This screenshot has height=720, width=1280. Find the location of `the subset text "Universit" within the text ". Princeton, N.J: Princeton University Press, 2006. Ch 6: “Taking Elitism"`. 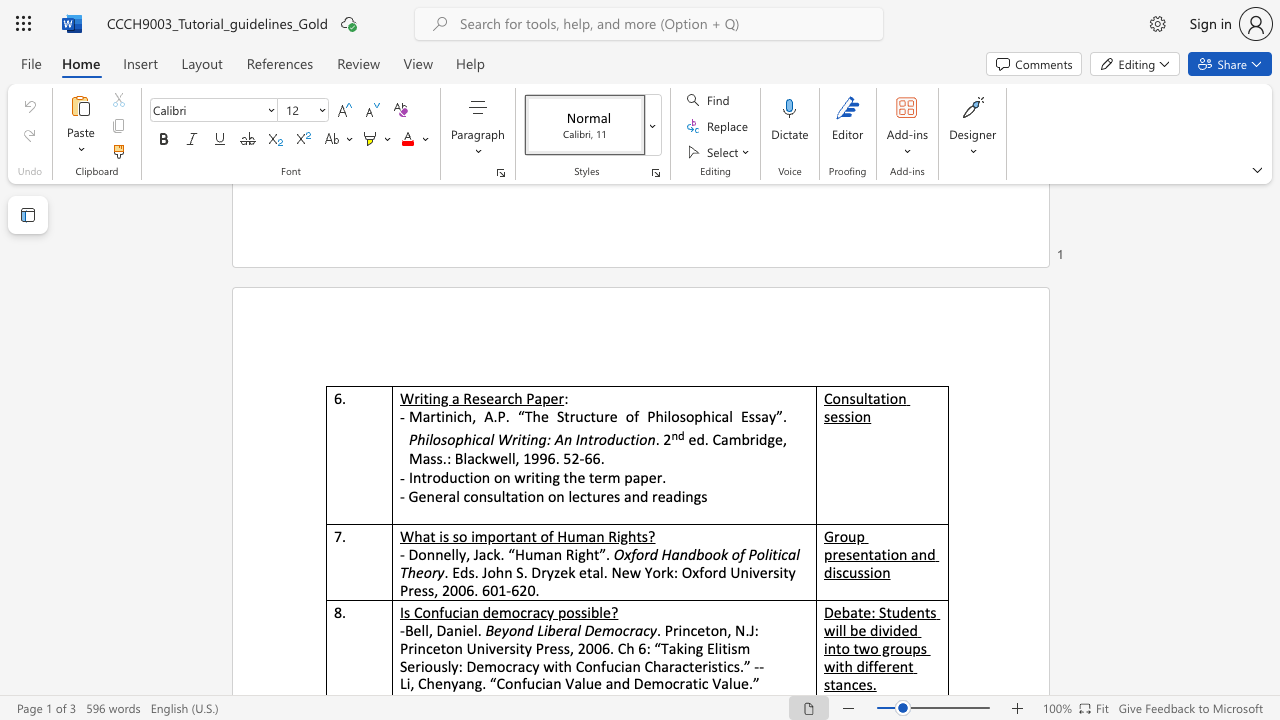

the subset text "Universit" within the text ". Princeton, N.J: Princeton University Press, 2006. Ch 6: “Taking Elitism" is located at coordinates (465, 648).